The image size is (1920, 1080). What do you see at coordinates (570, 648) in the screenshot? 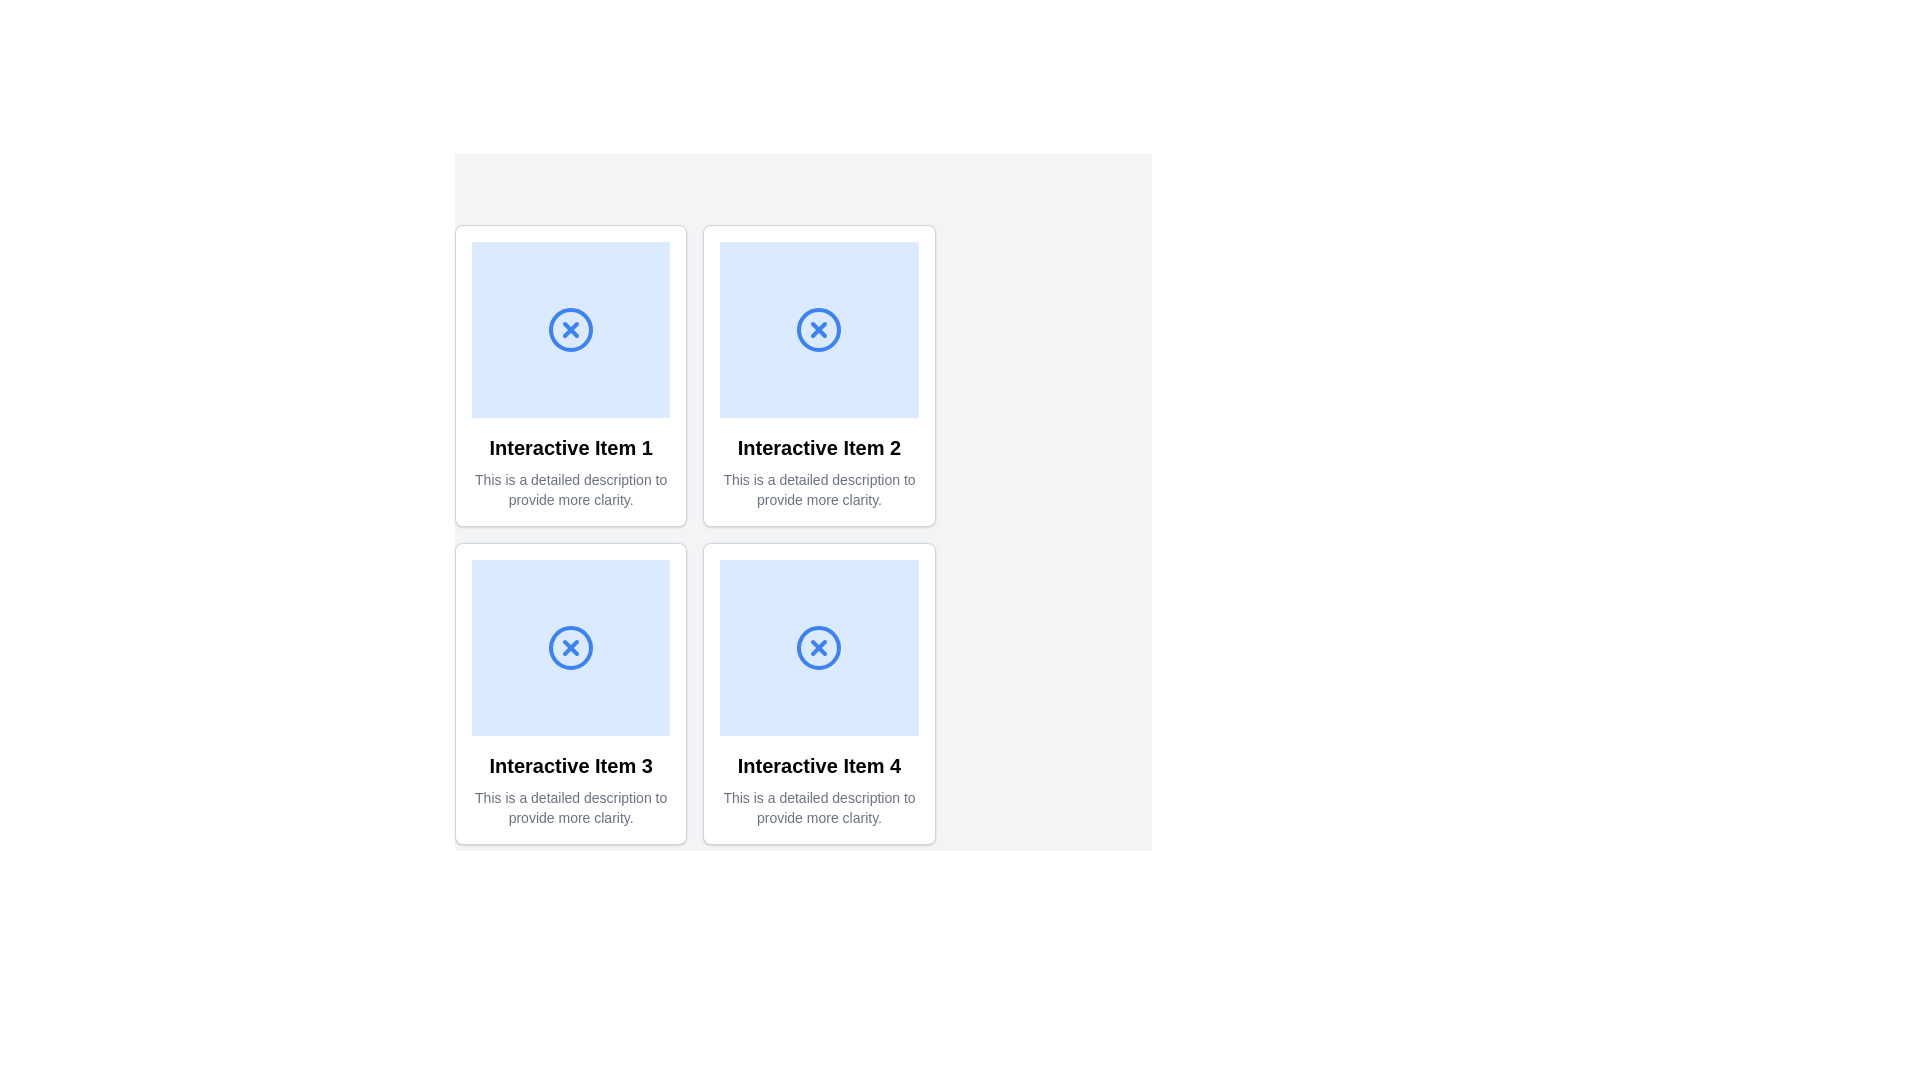
I see `the Icon element, which is a light blue rectangular area with a blue outlined circle enclosing an 'X' mark, located within the third card labeled 'Interactive Item 3' in a 2x2 layout` at bounding box center [570, 648].